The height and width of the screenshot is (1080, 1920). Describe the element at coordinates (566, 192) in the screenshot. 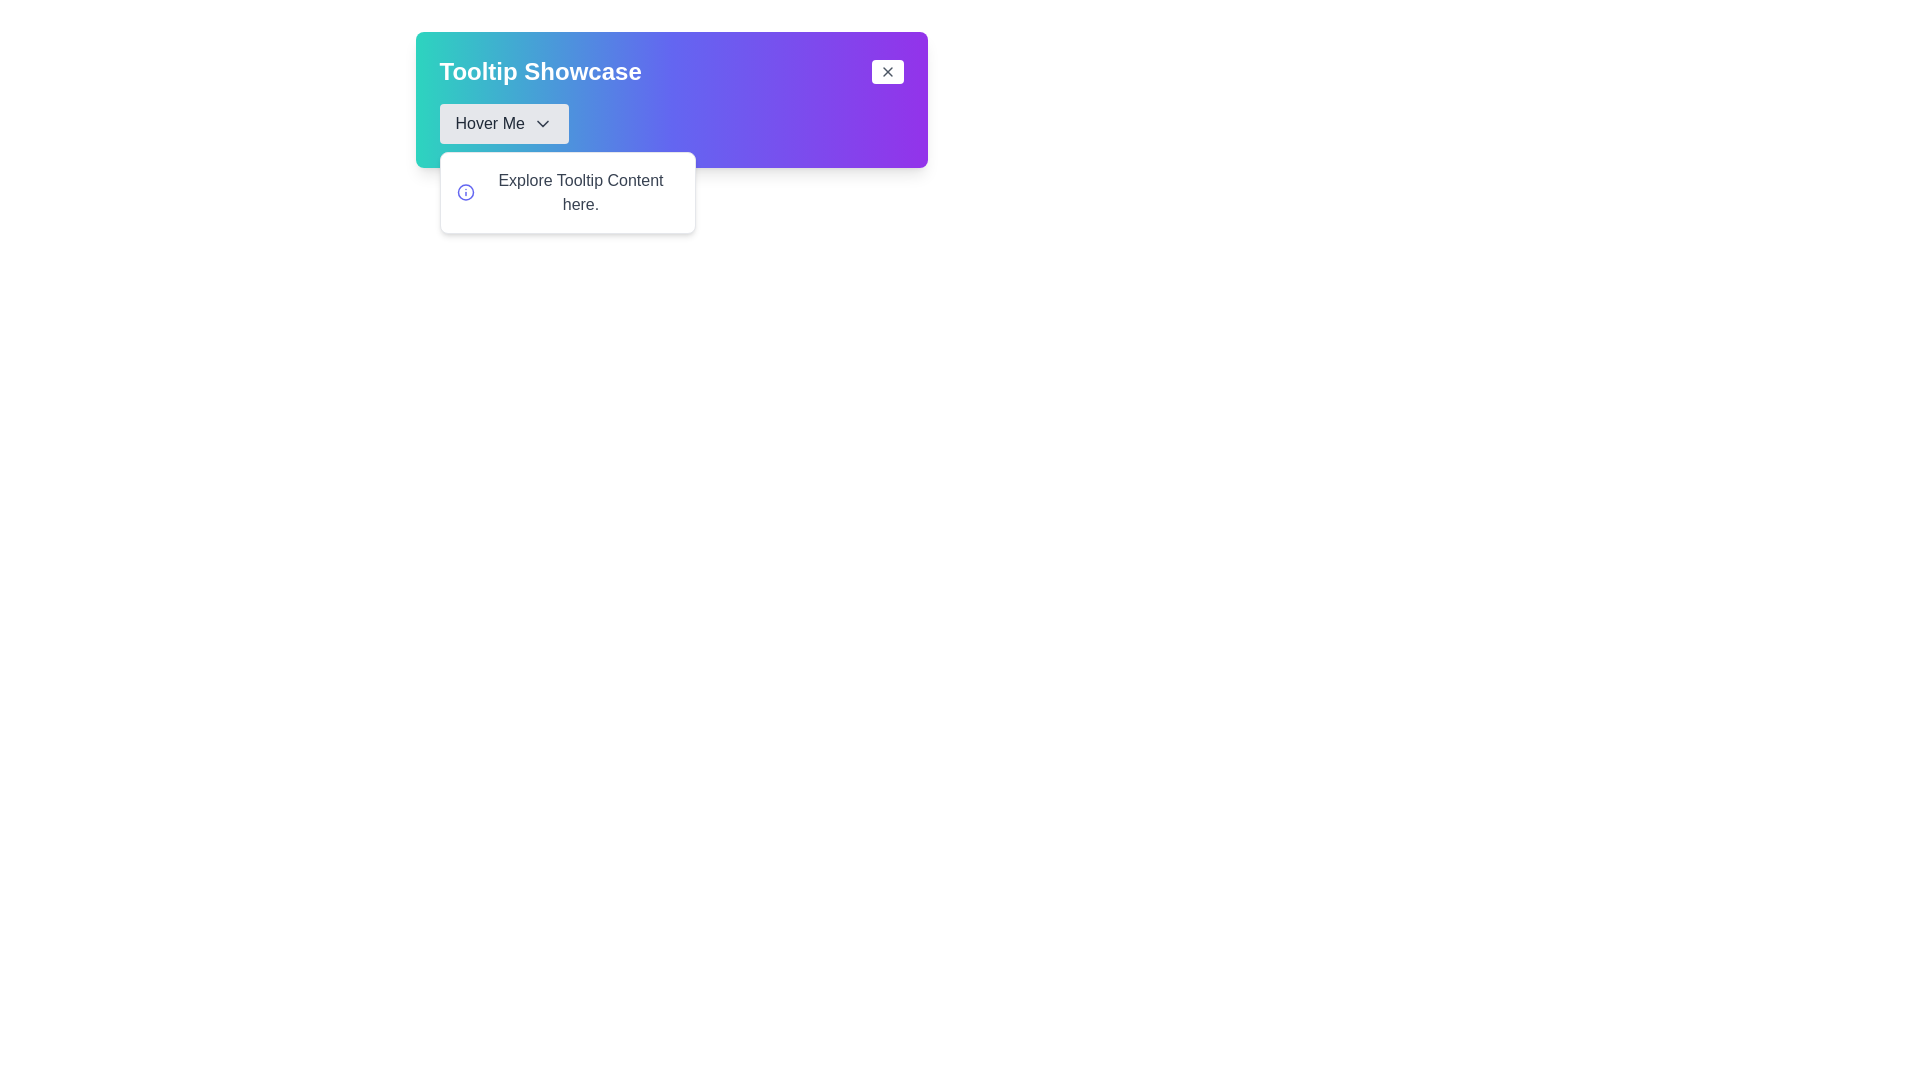

I see `the tooltip displaying 'Explore Tooltip Content here.' which is located directly below the 'Hover Me' button` at that location.